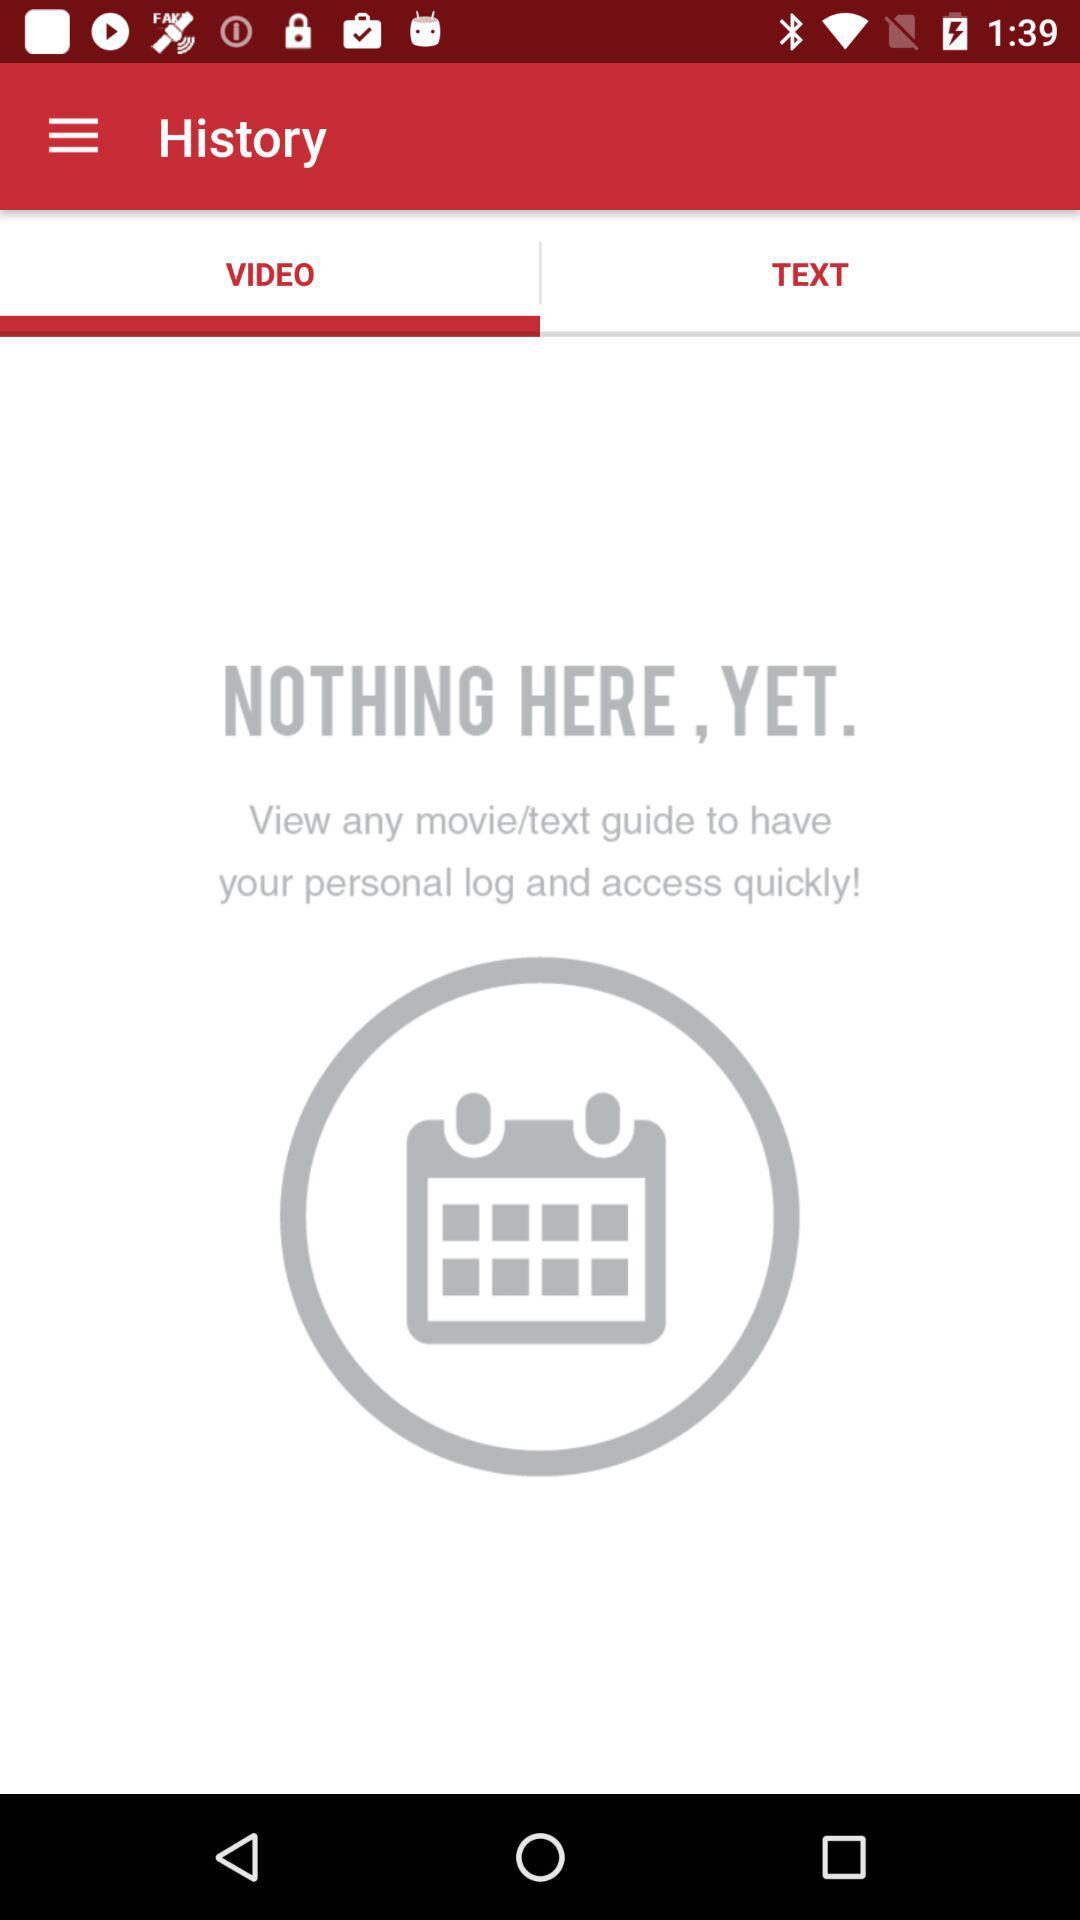 Image resolution: width=1080 pixels, height=1920 pixels. Describe the element at coordinates (810, 272) in the screenshot. I see `the app to the right of the video app` at that location.